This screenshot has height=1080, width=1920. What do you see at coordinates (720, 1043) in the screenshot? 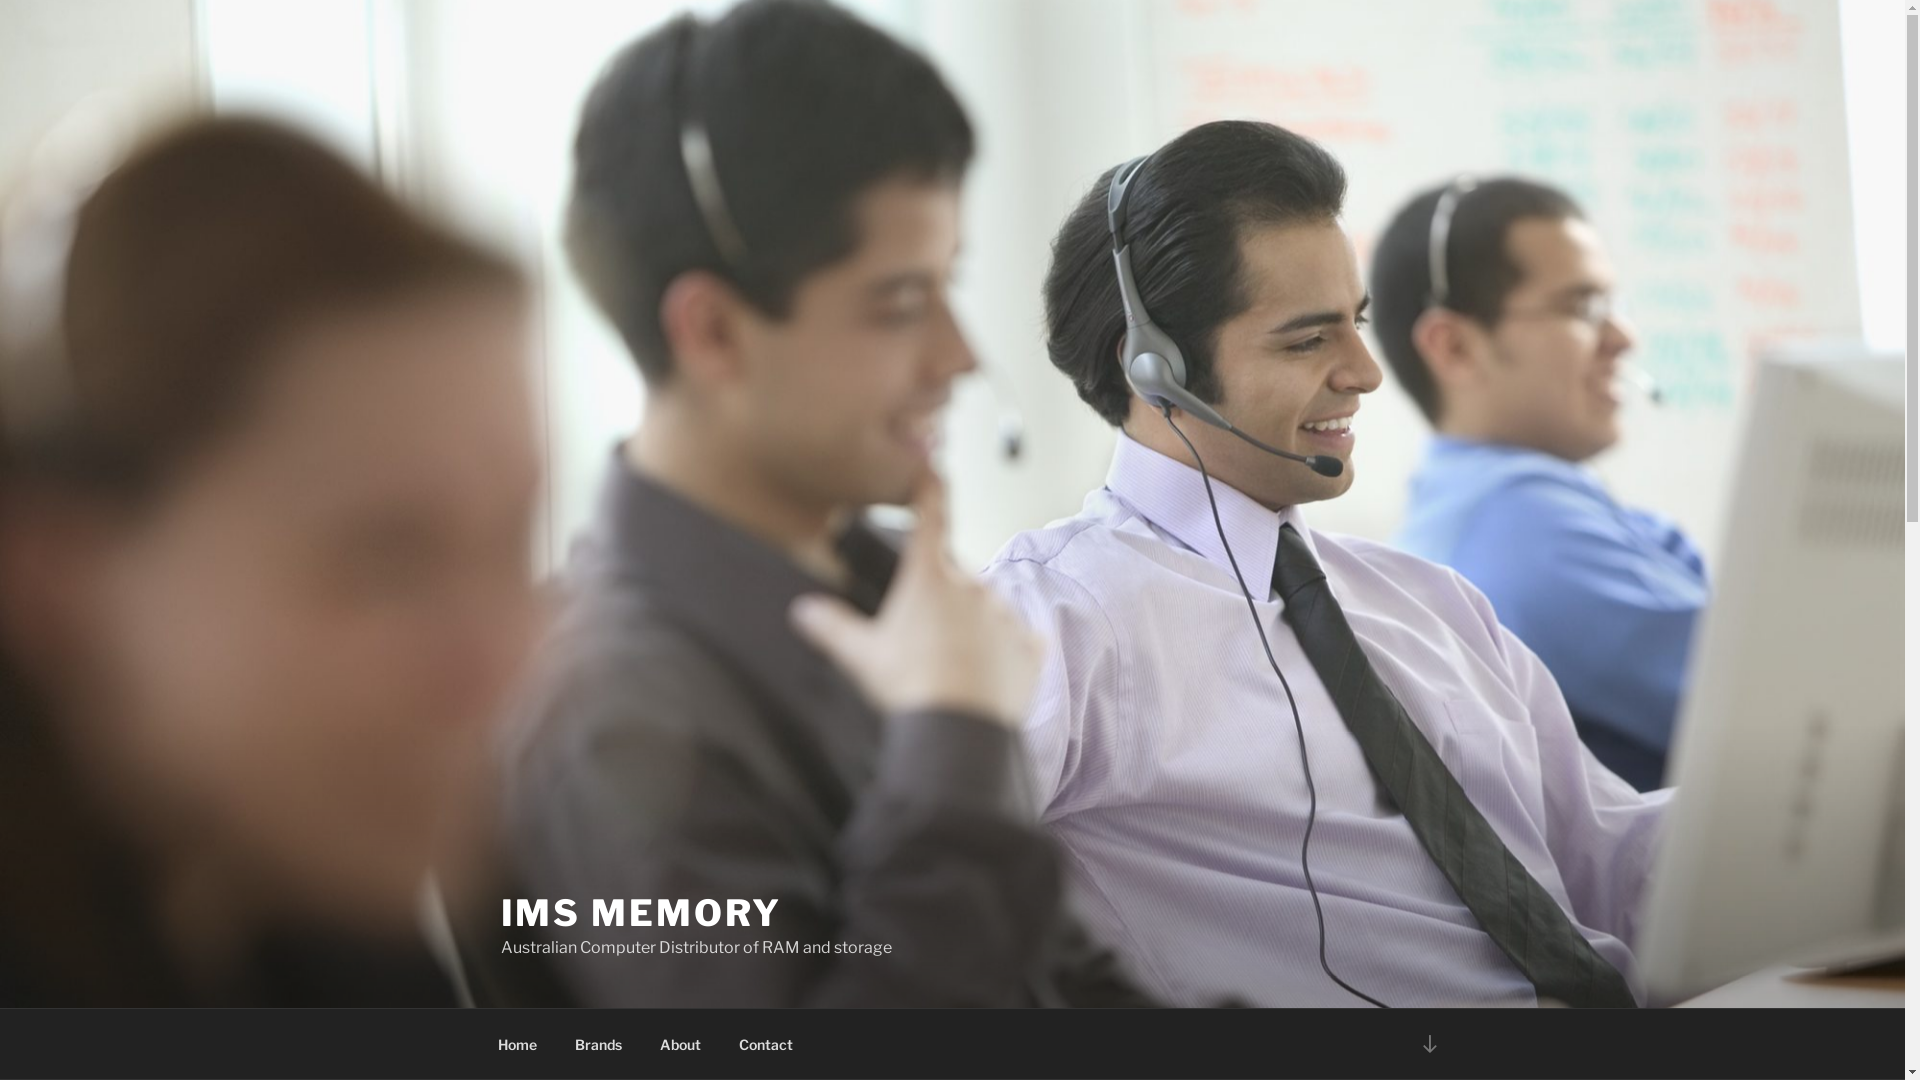
I see `'Contact'` at bounding box center [720, 1043].